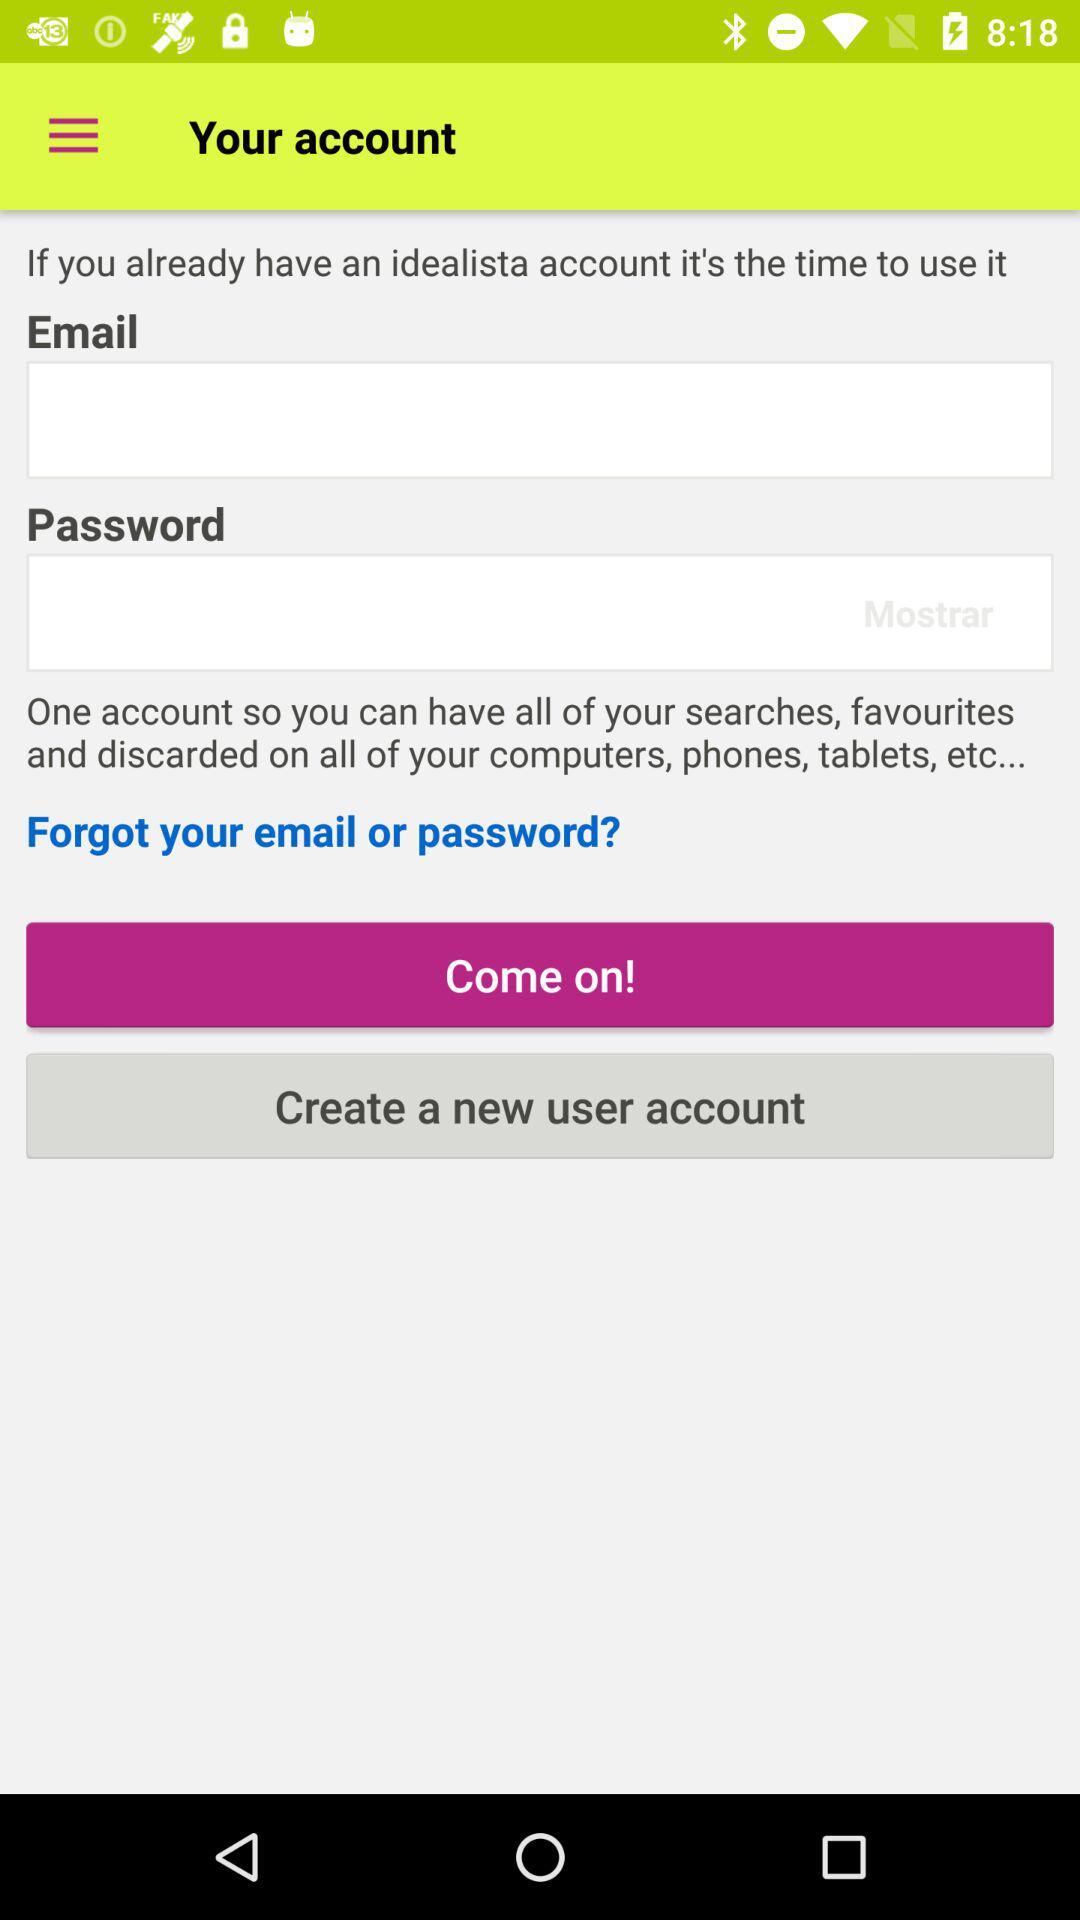 Image resolution: width=1080 pixels, height=1920 pixels. I want to click on come on! icon, so click(540, 974).